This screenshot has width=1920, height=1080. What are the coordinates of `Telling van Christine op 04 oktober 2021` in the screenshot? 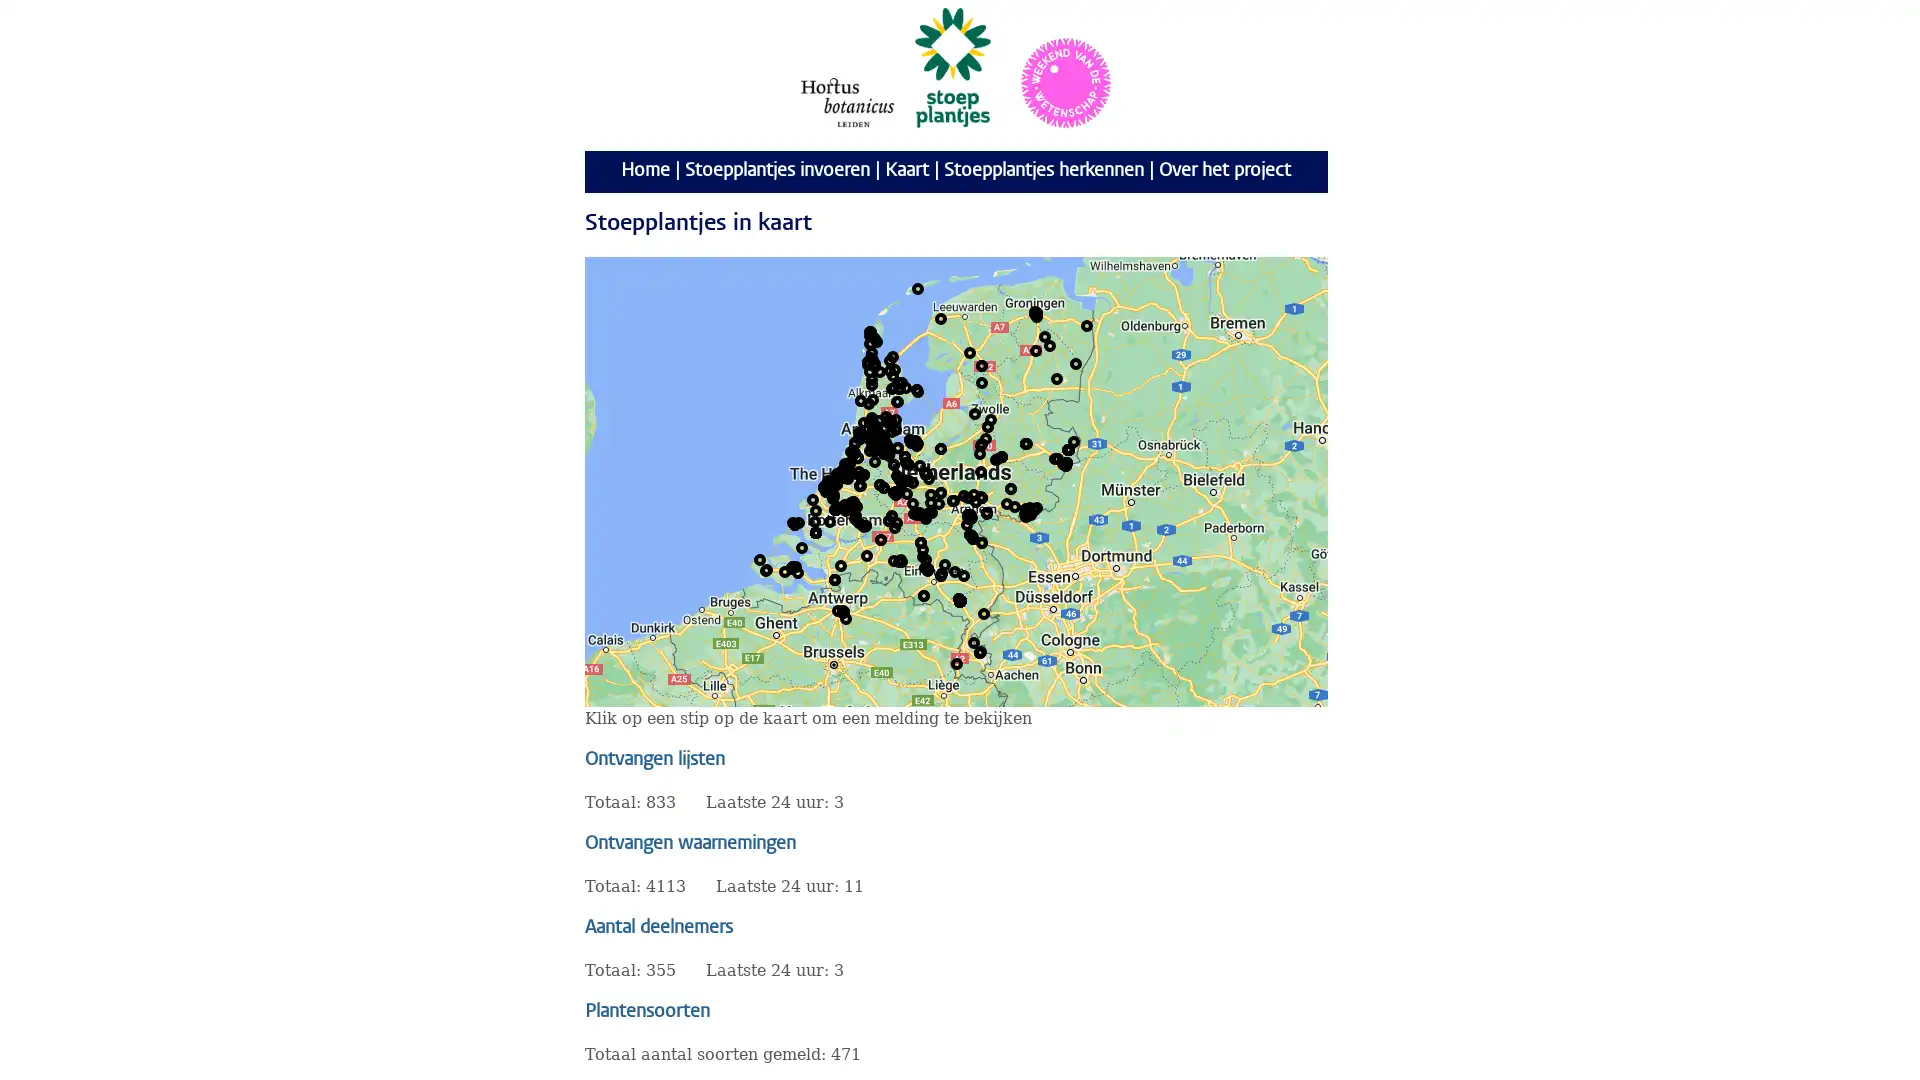 It's located at (907, 463).